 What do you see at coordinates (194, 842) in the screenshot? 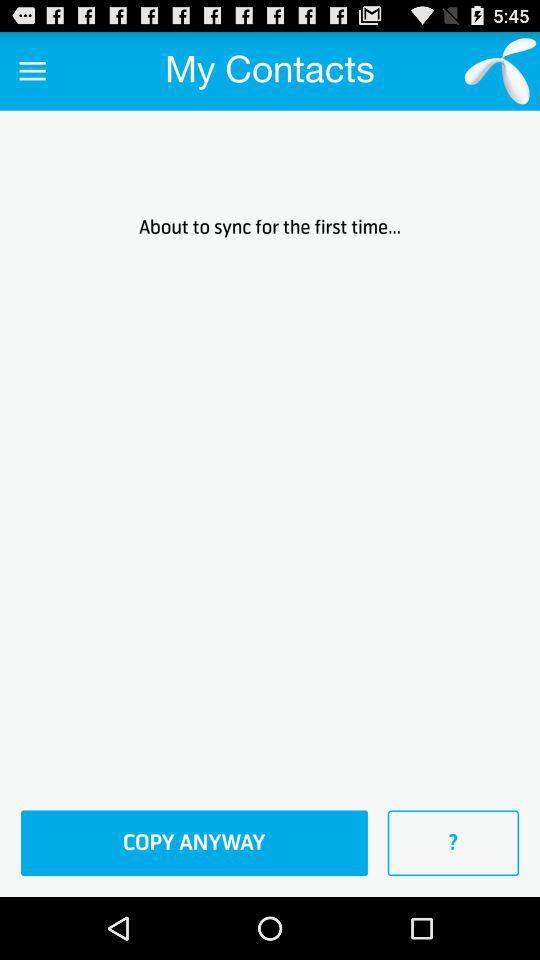
I see `icon to the left of the  ?  item` at bounding box center [194, 842].